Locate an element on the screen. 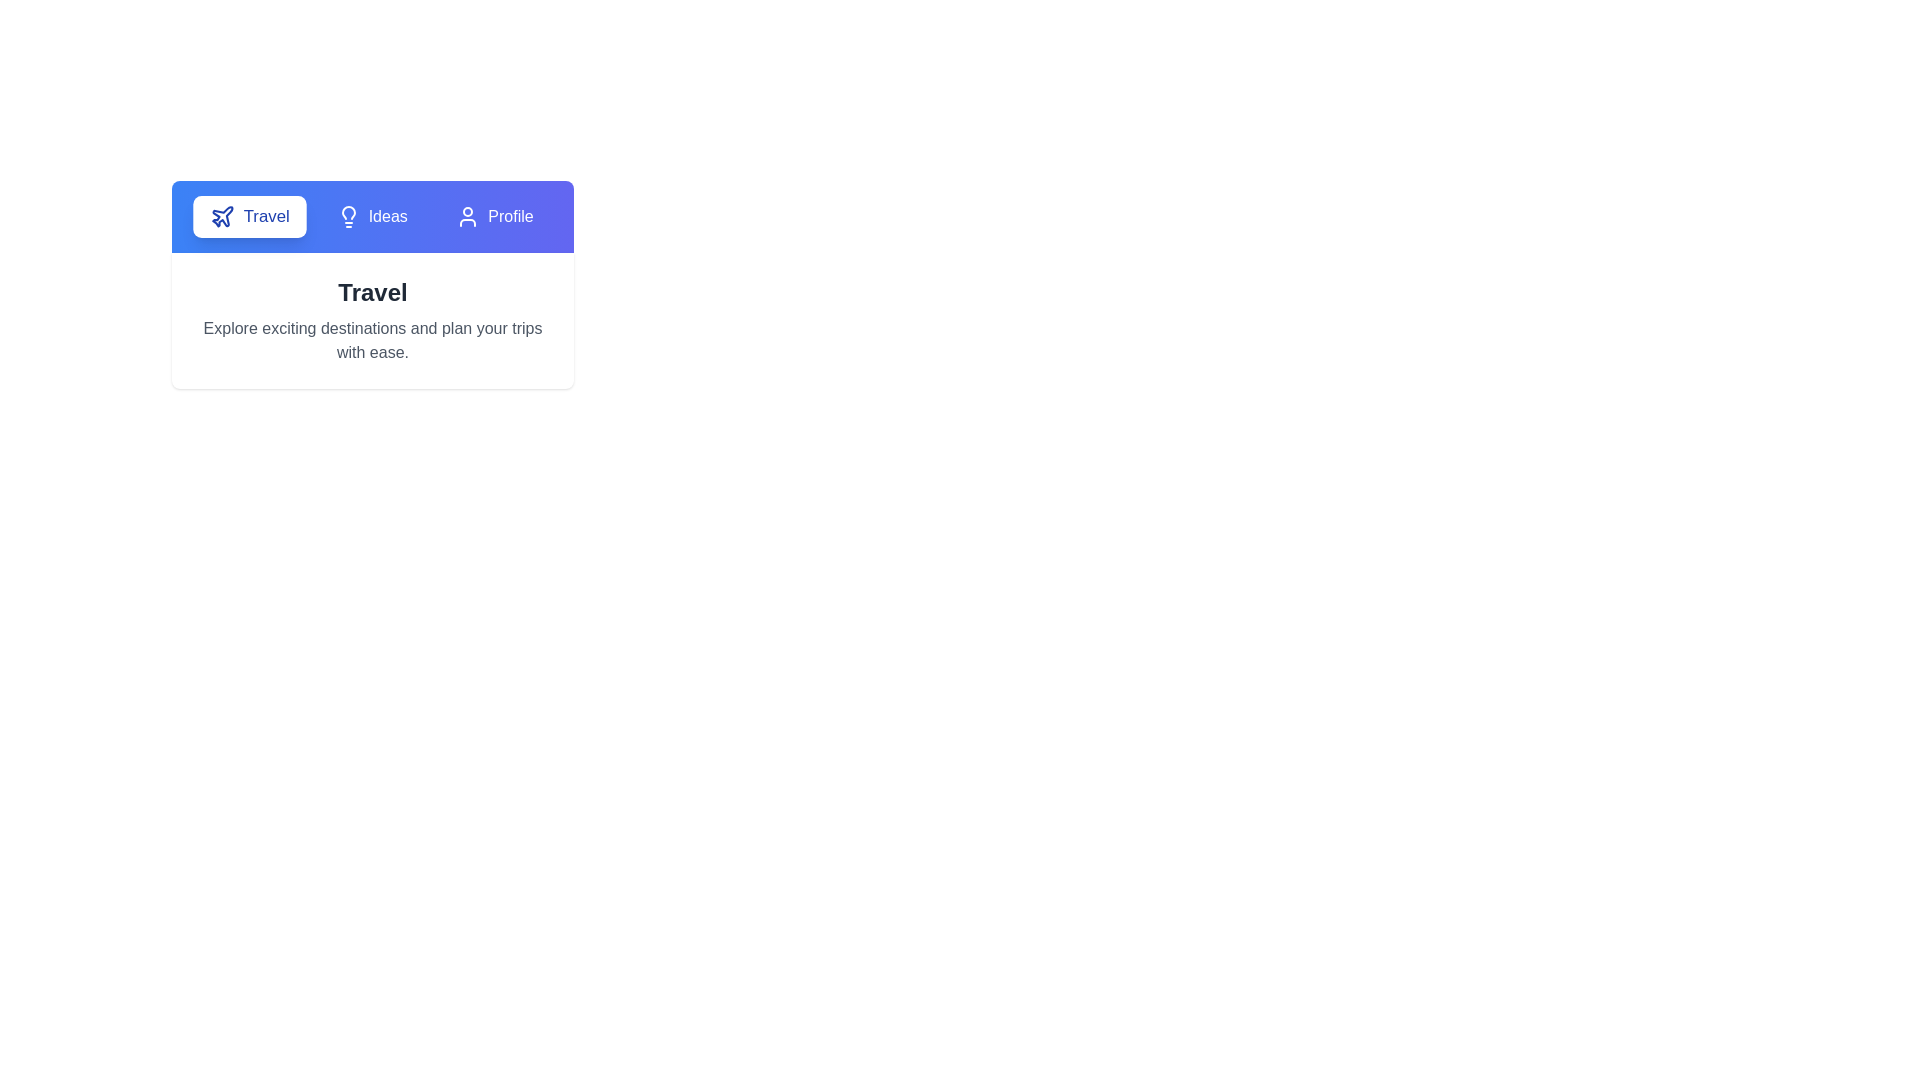 The image size is (1920, 1080). the tab labeled Profile is located at coordinates (494, 216).